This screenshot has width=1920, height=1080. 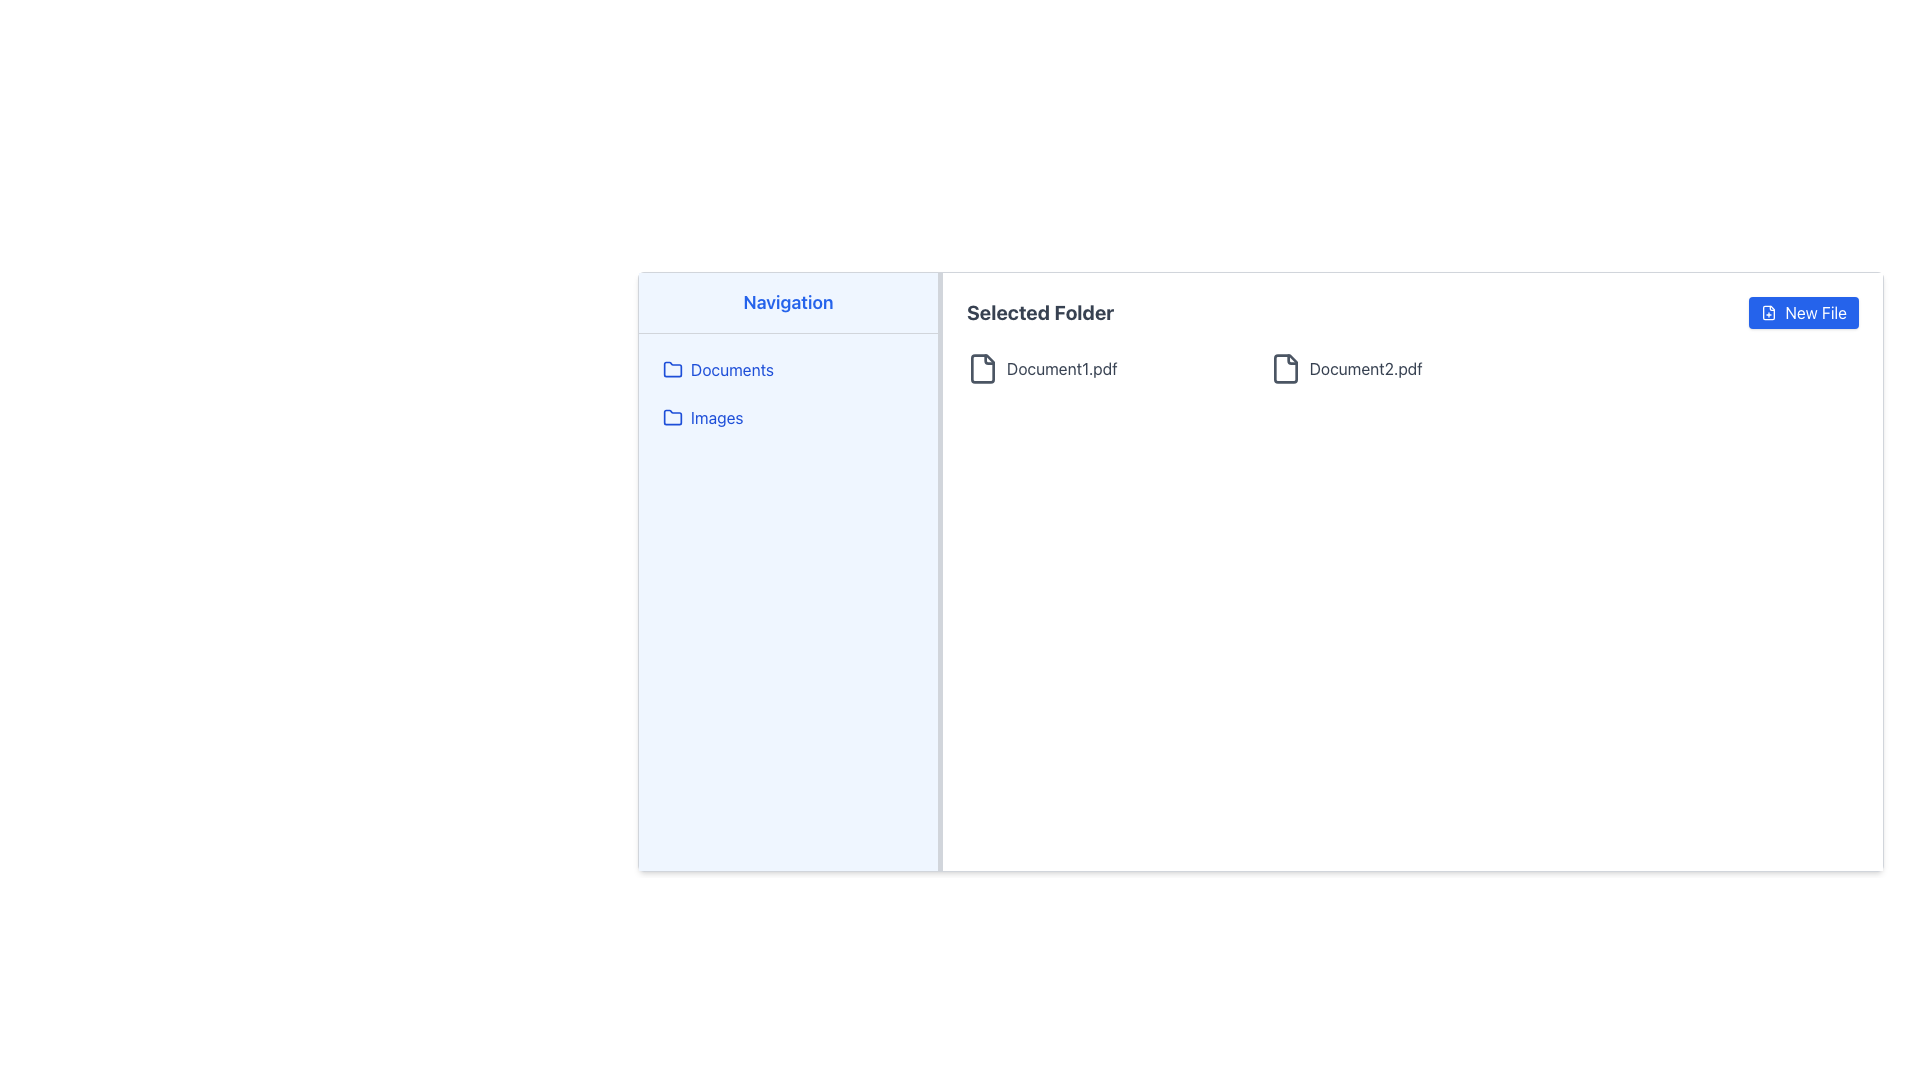 I want to click on the text label displaying 'Document2.pdf' which is positioned to the right of a document file icon in the 'Selected Folder' section, so click(x=1365, y=369).